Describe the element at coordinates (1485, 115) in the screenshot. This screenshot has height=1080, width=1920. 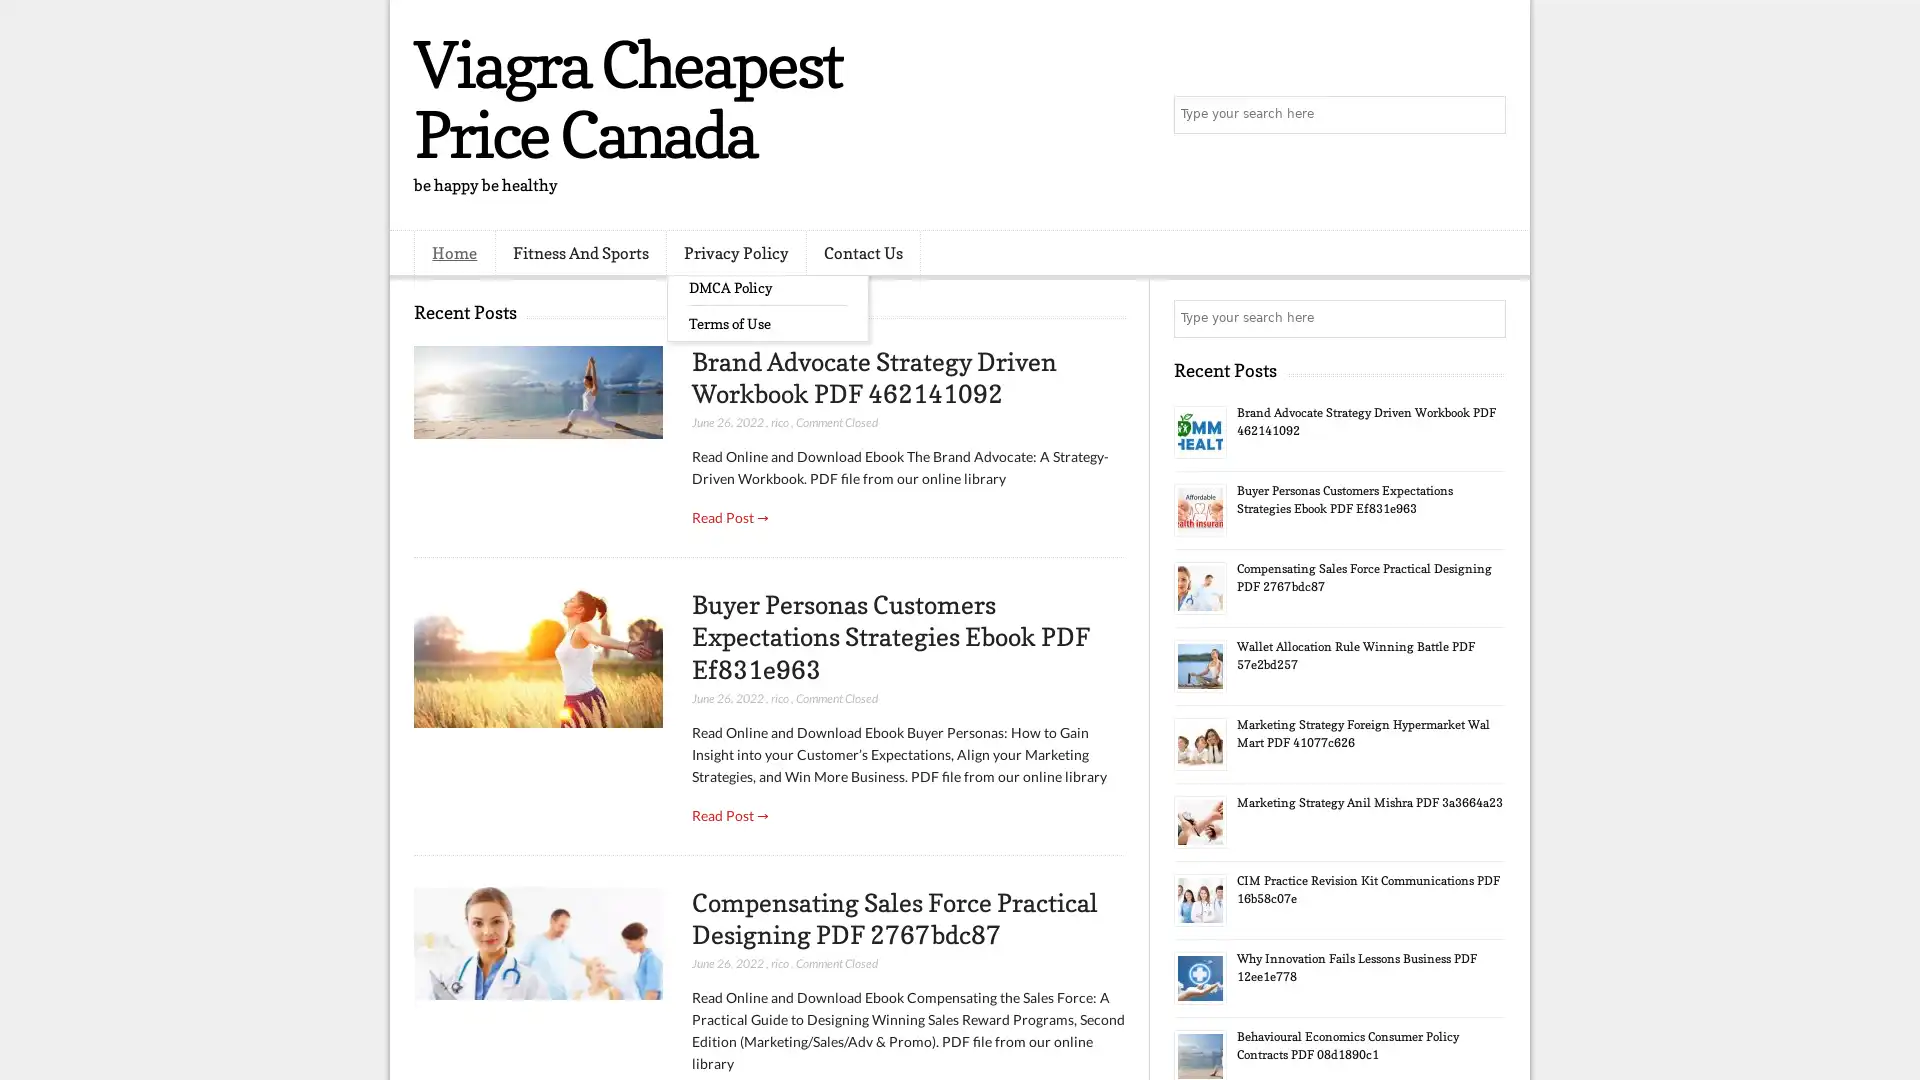
I see `Search` at that location.